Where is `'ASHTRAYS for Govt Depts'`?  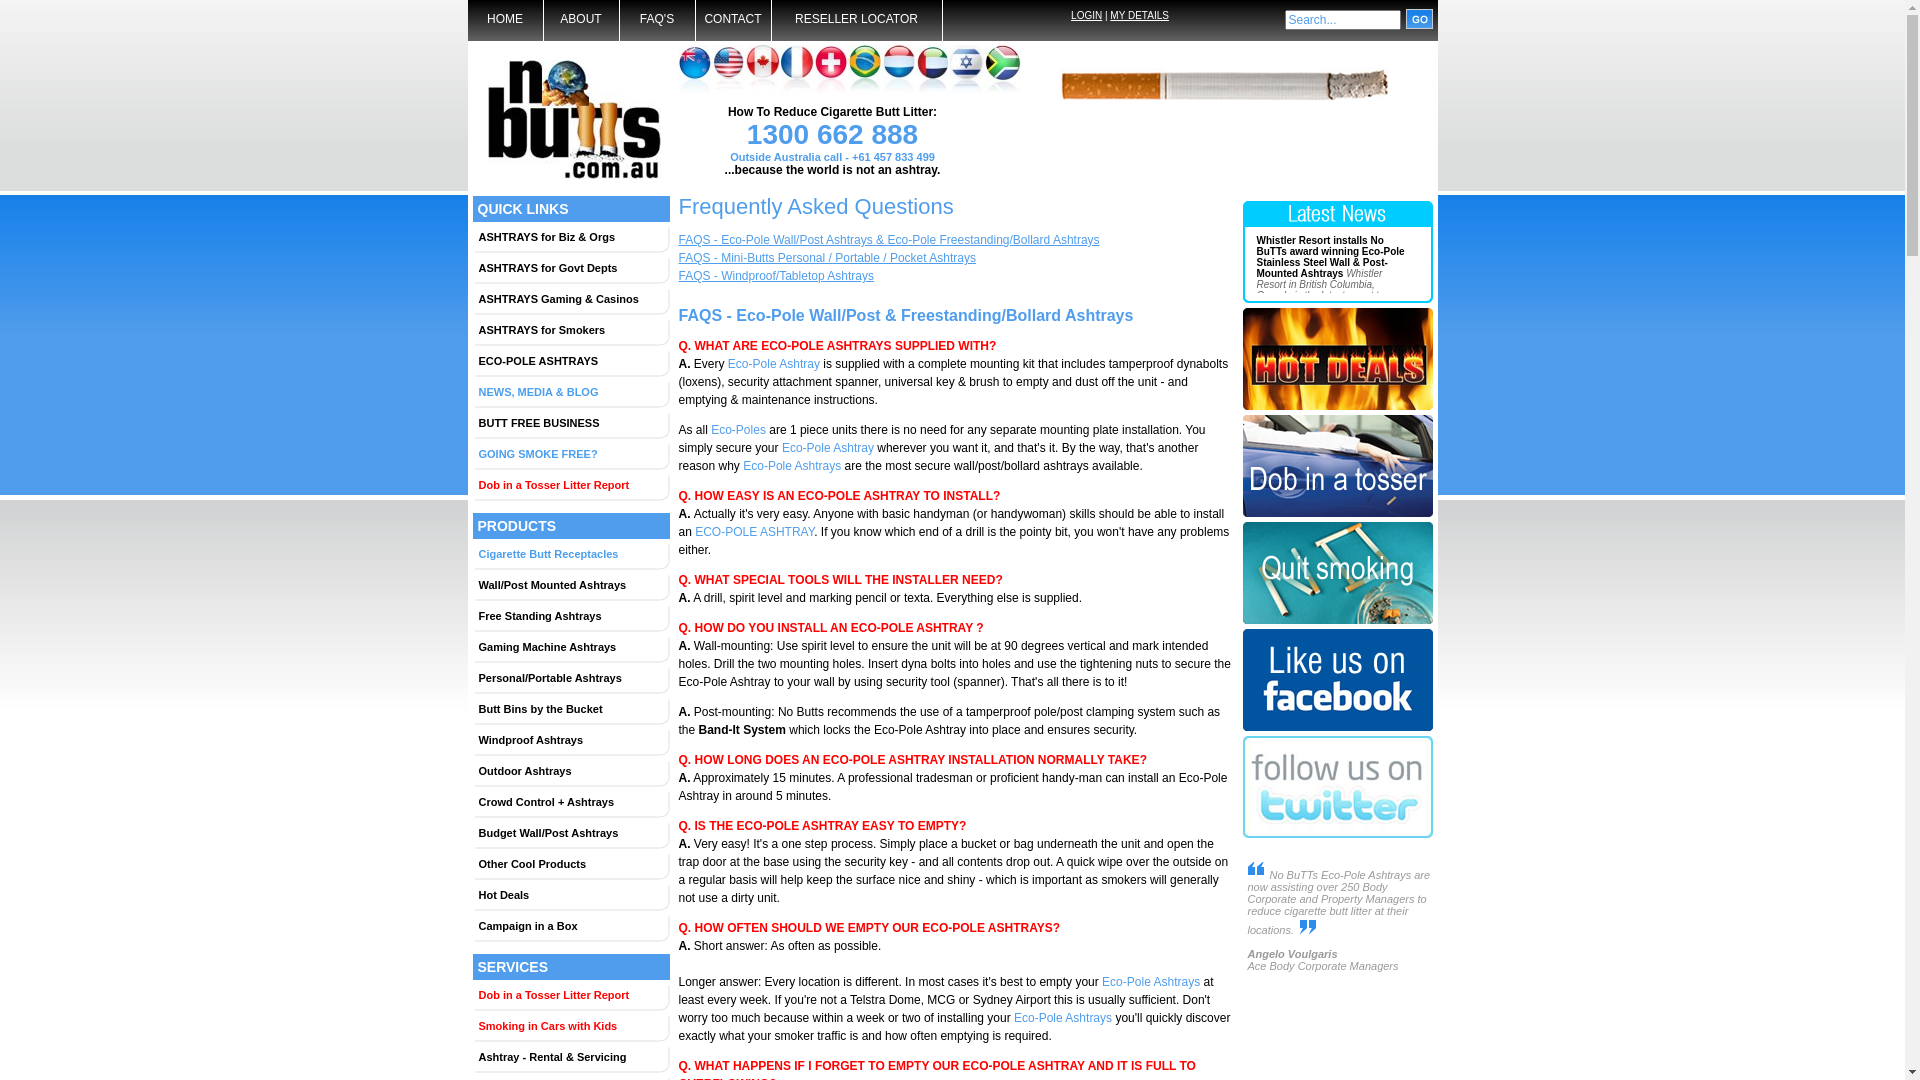 'ASHTRAYS for Govt Depts' is located at coordinates (570, 266).